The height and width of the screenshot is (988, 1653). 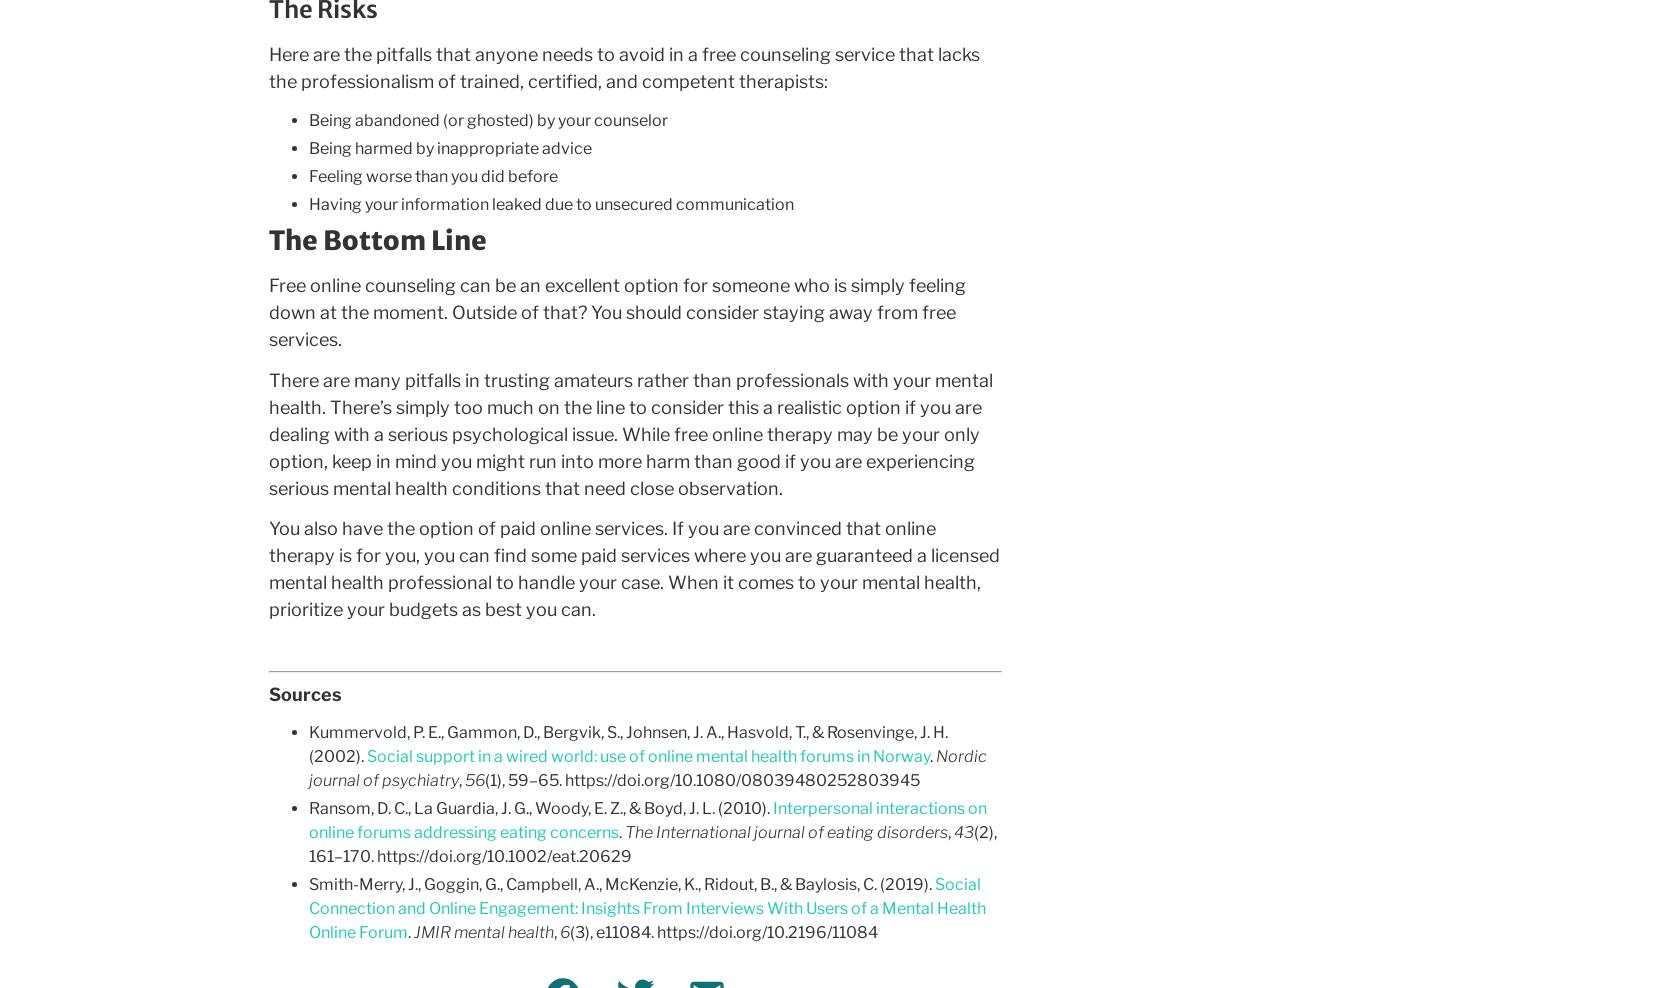 What do you see at coordinates (448, 146) in the screenshot?
I see `'Being harmed by inappropriate advice'` at bounding box center [448, 146].